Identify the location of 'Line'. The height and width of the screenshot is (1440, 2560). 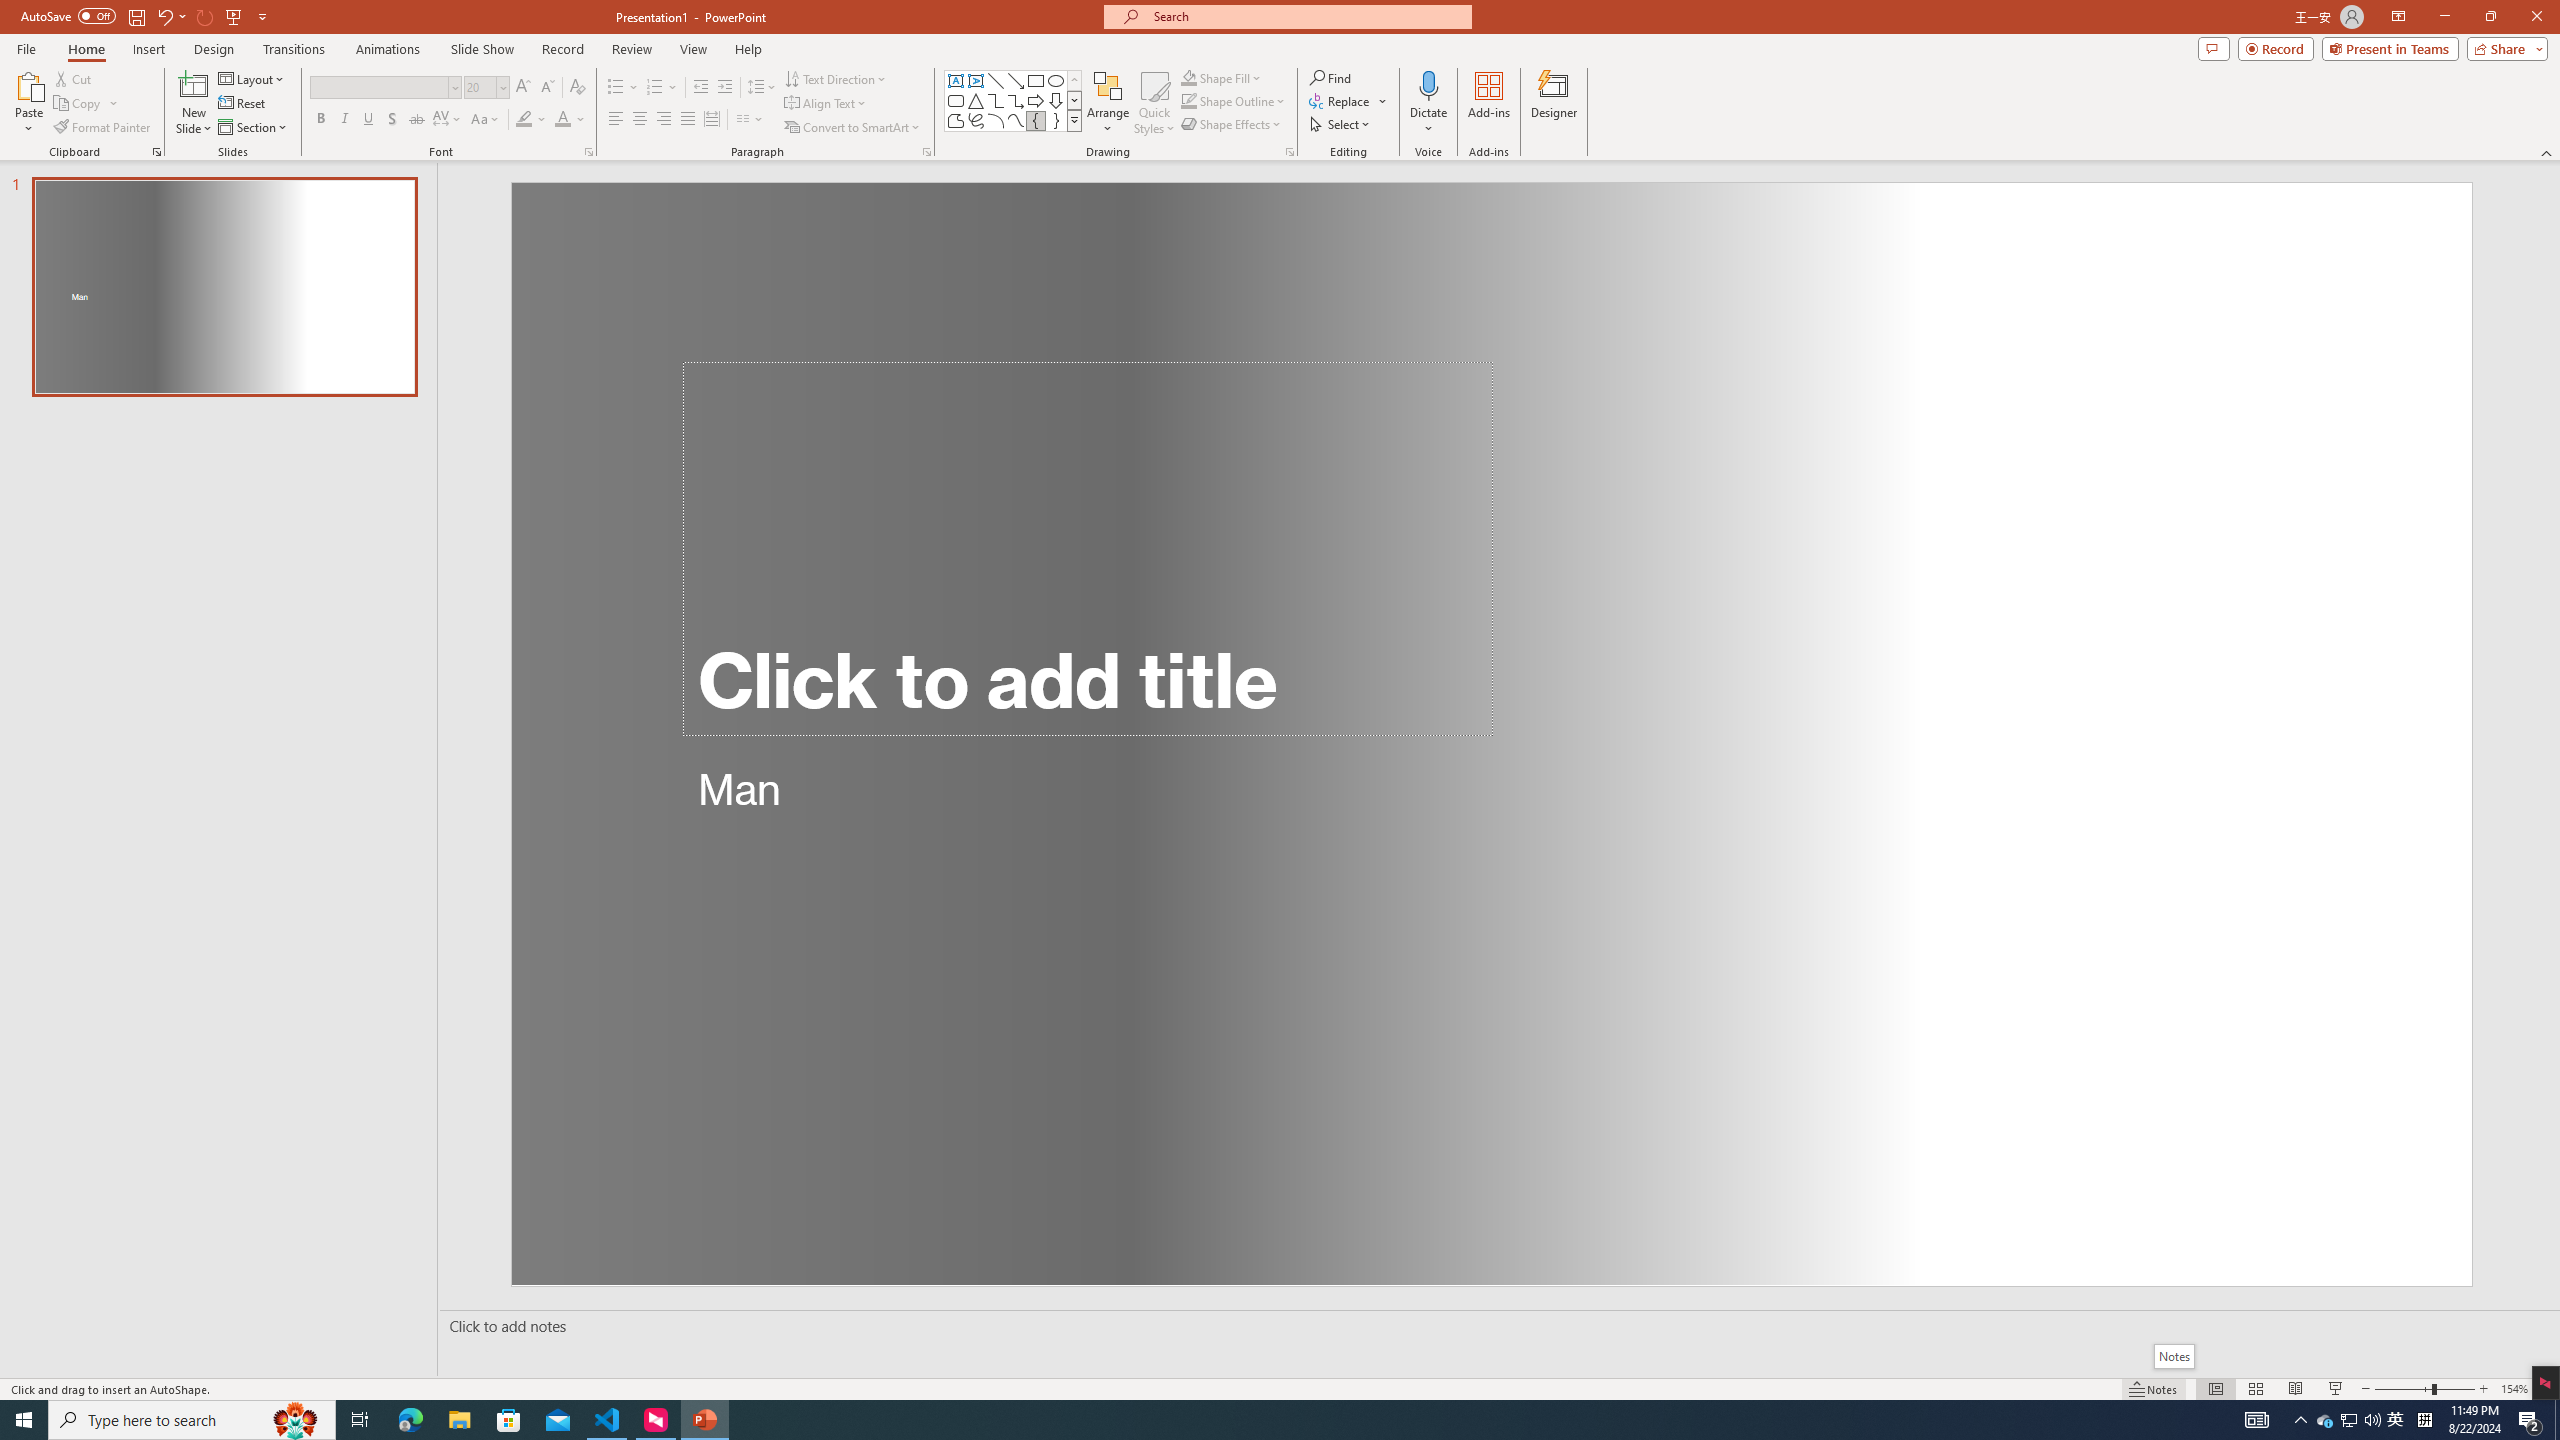
(994, 80).